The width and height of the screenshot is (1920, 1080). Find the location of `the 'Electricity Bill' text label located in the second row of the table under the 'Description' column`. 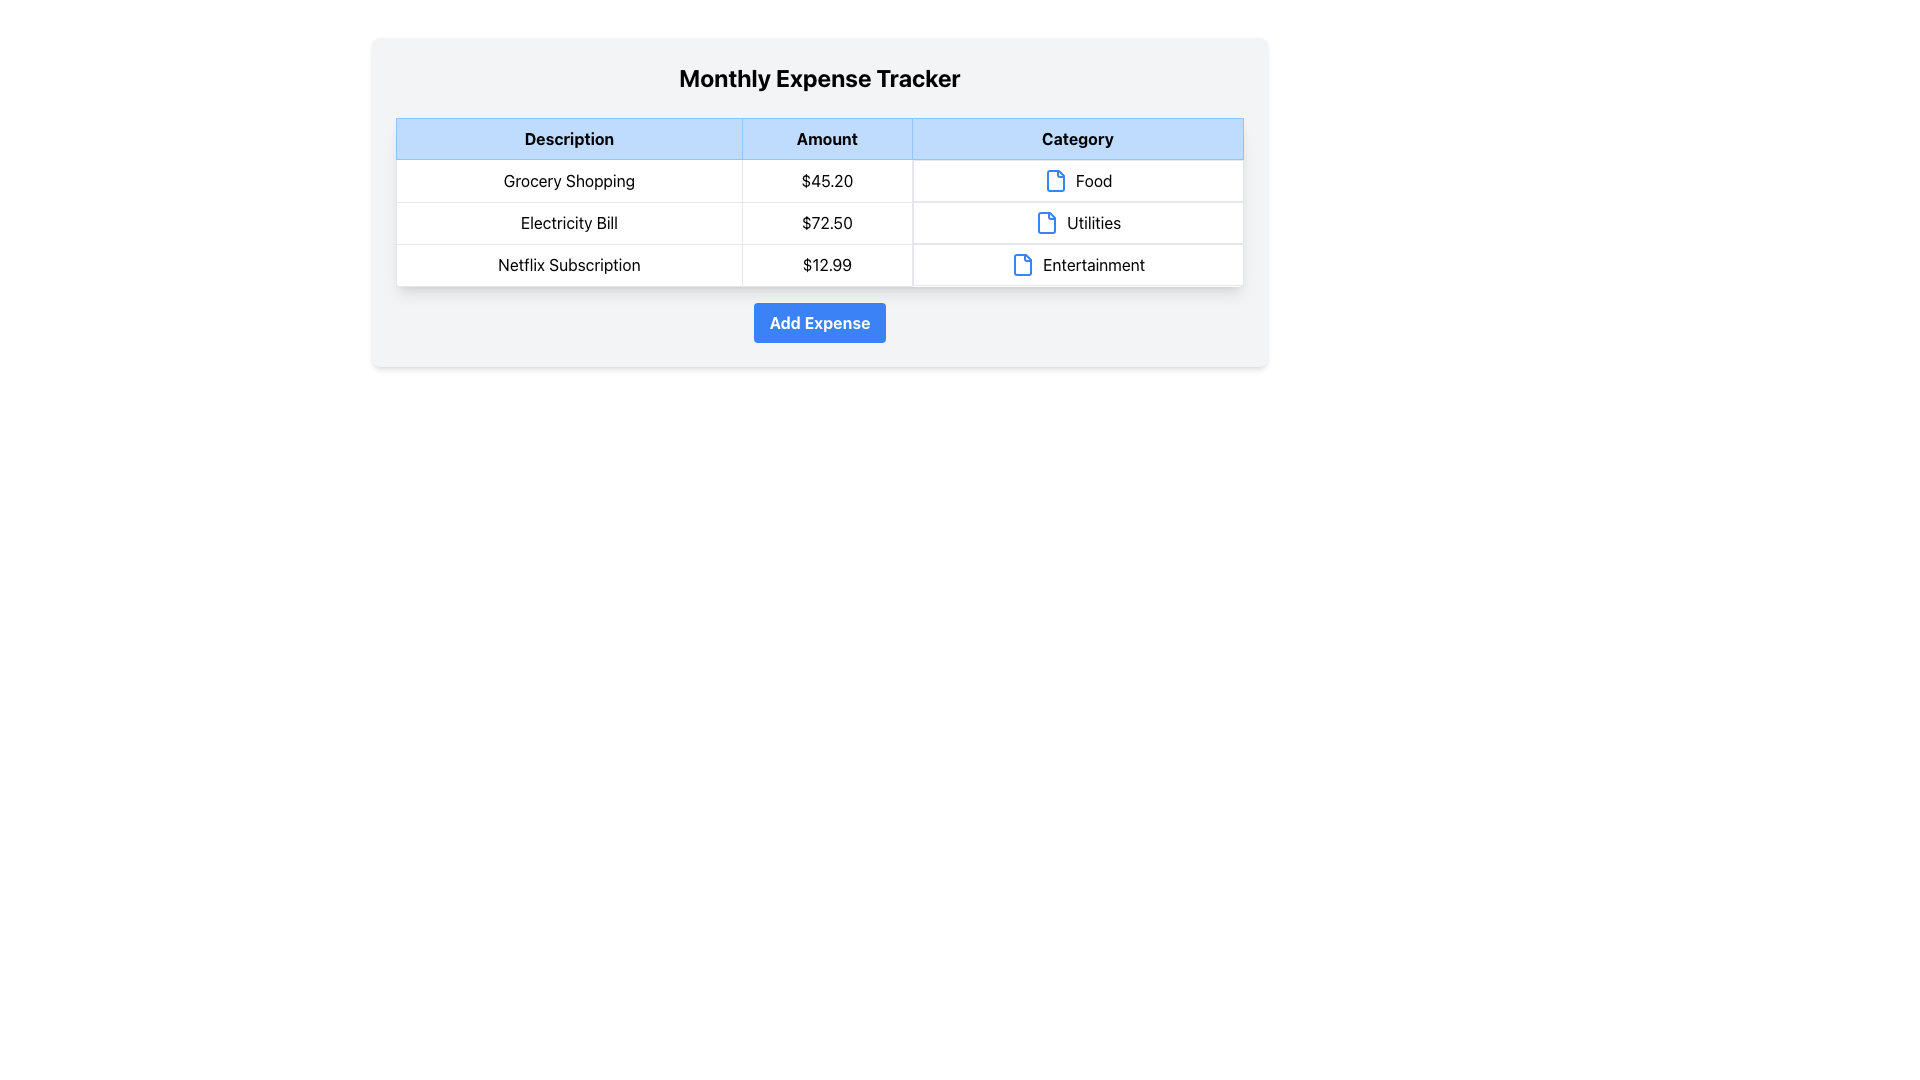

the 'Electricity Bill' text label located in the second row of the table under the 'Description' column is located at coordinates (568, 223).